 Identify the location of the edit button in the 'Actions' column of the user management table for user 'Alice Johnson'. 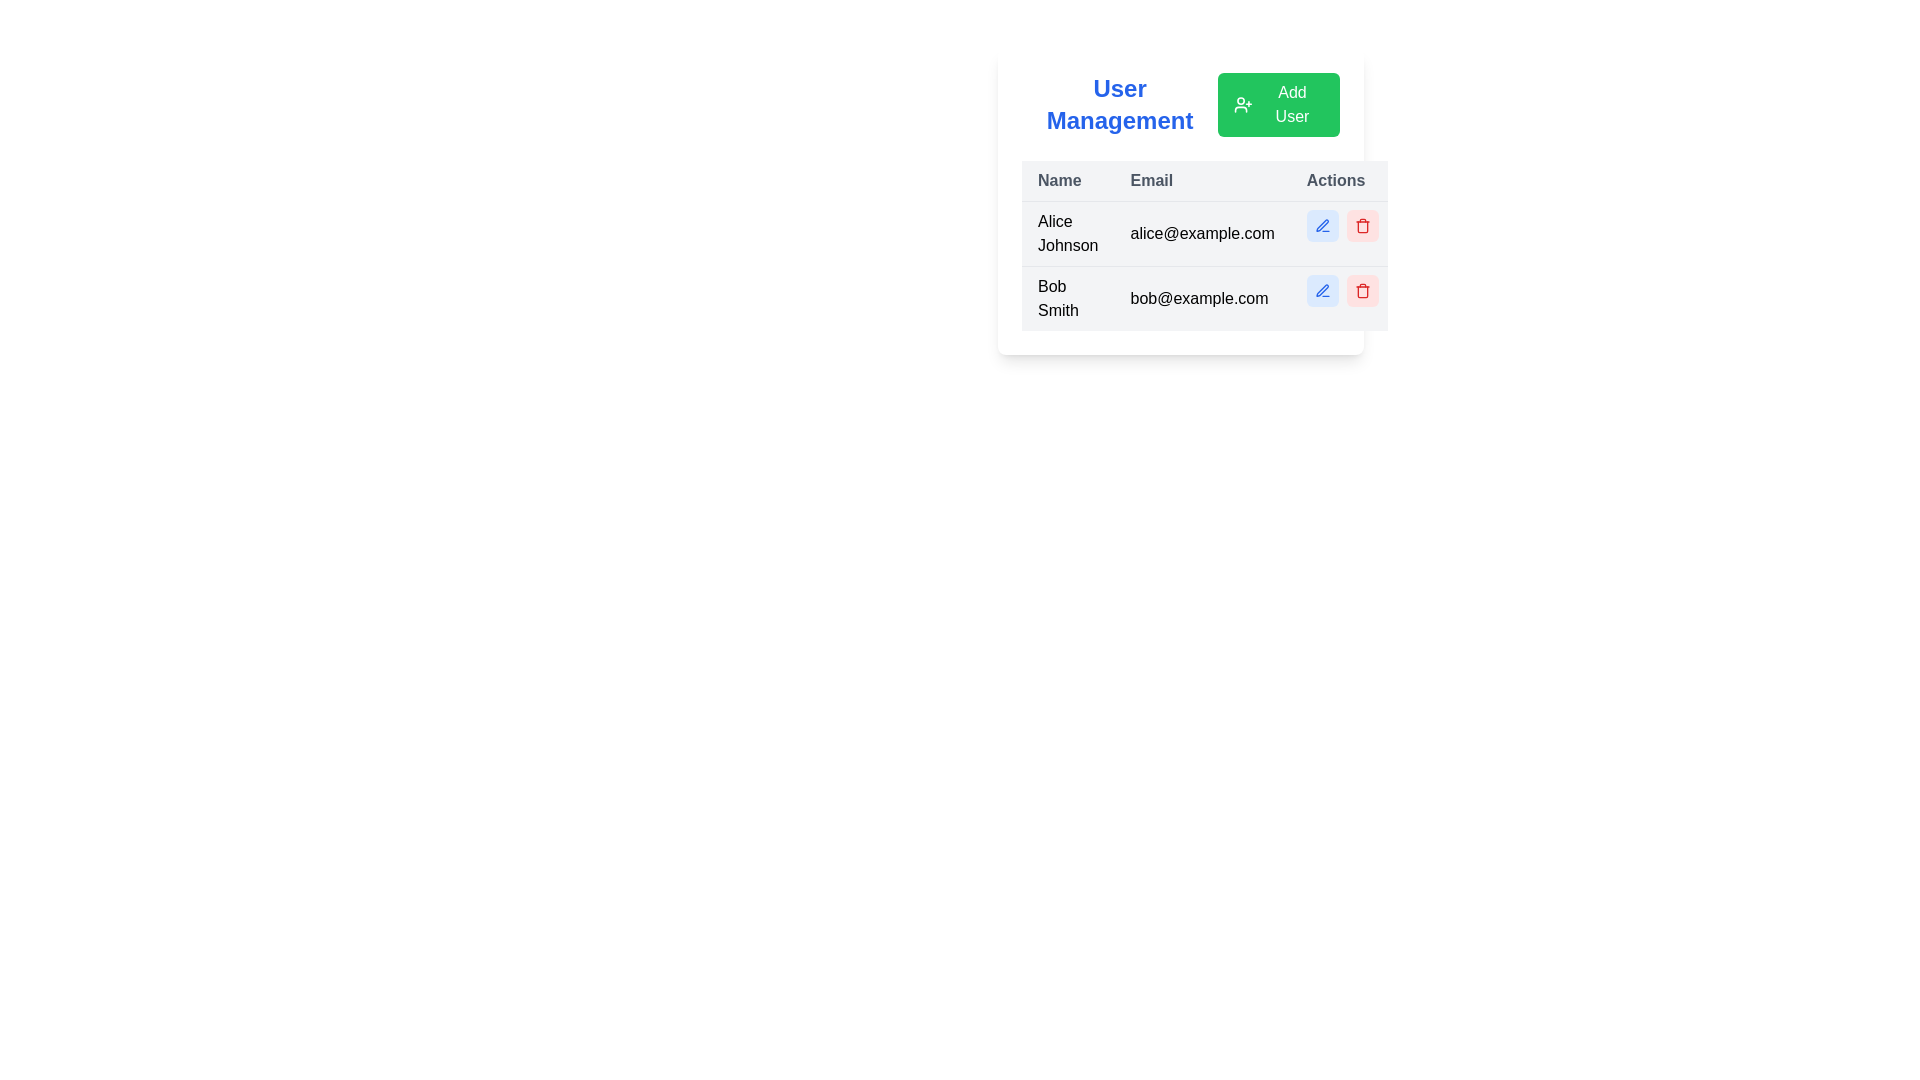
(1322, 225).